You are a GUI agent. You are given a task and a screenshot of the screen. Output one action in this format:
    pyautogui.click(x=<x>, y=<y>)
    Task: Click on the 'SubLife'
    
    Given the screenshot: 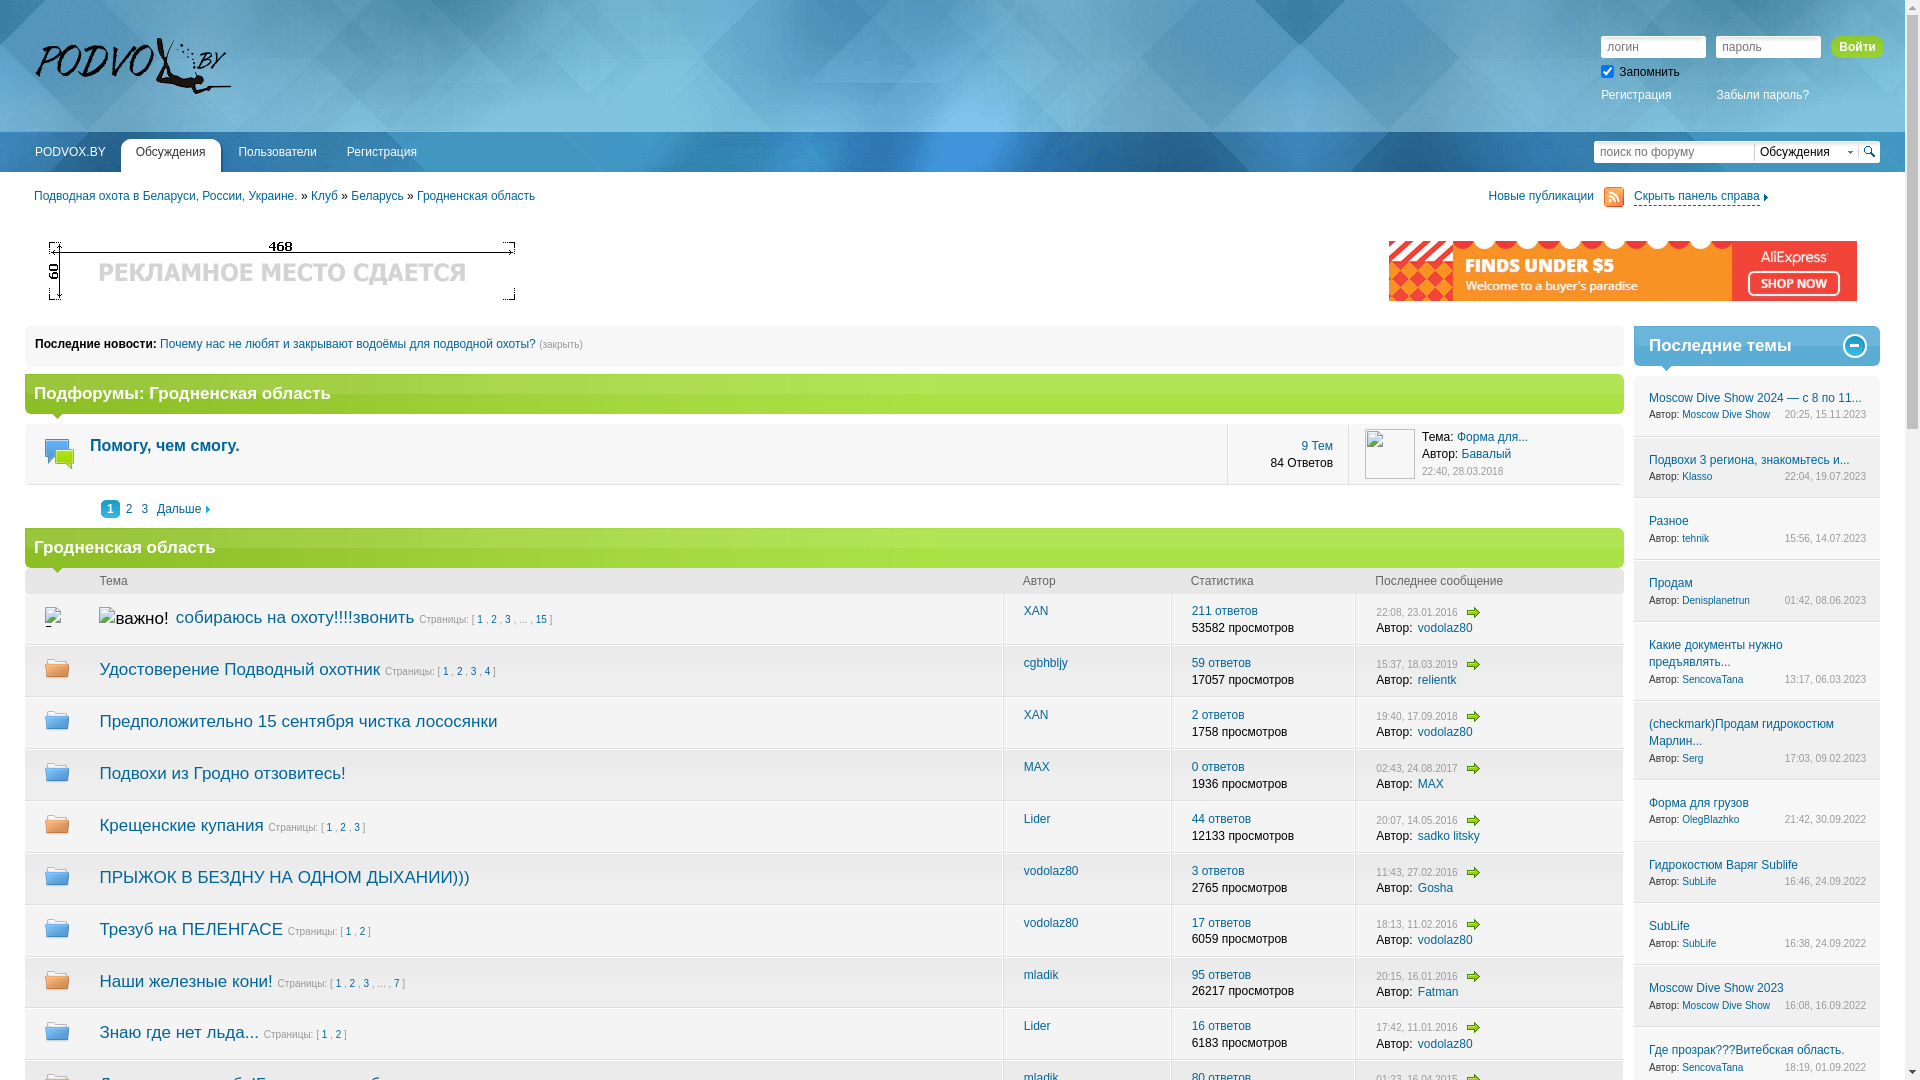 What is the action you would take?
    pyautogui.click(x=1669, y=925)
    